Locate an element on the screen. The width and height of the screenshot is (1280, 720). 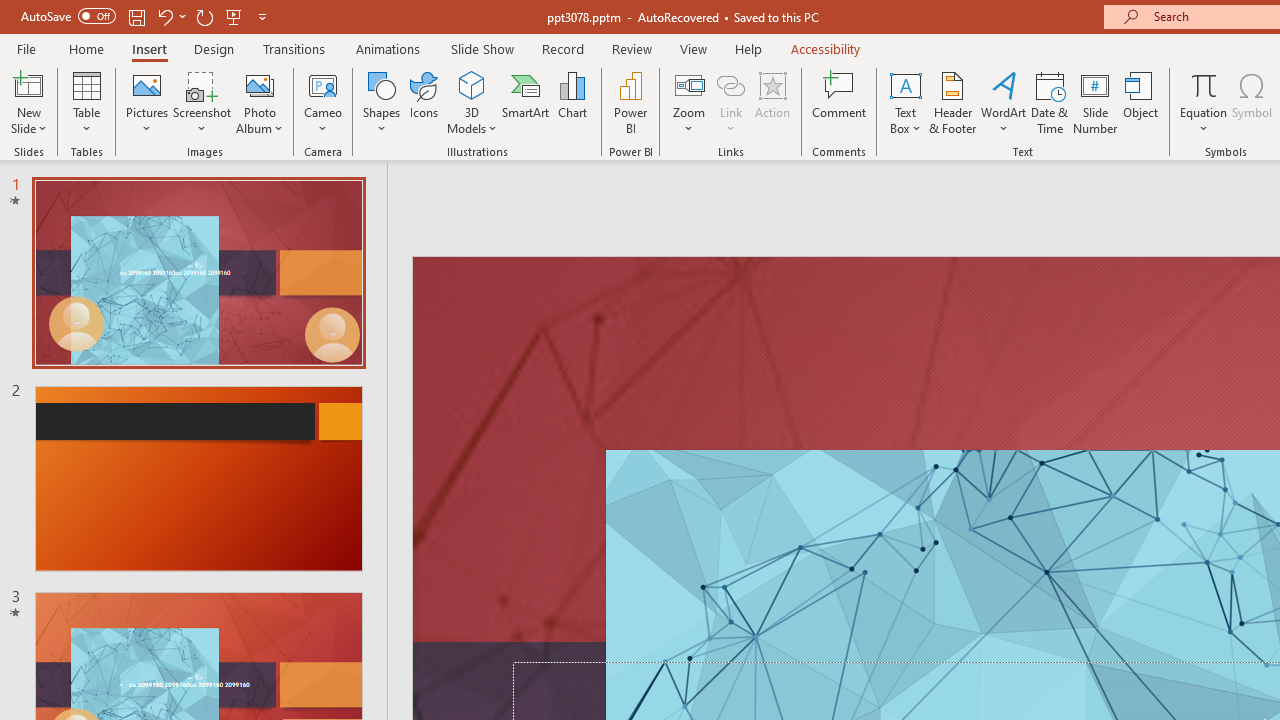
'Home' is located at coordinates (85, 48).